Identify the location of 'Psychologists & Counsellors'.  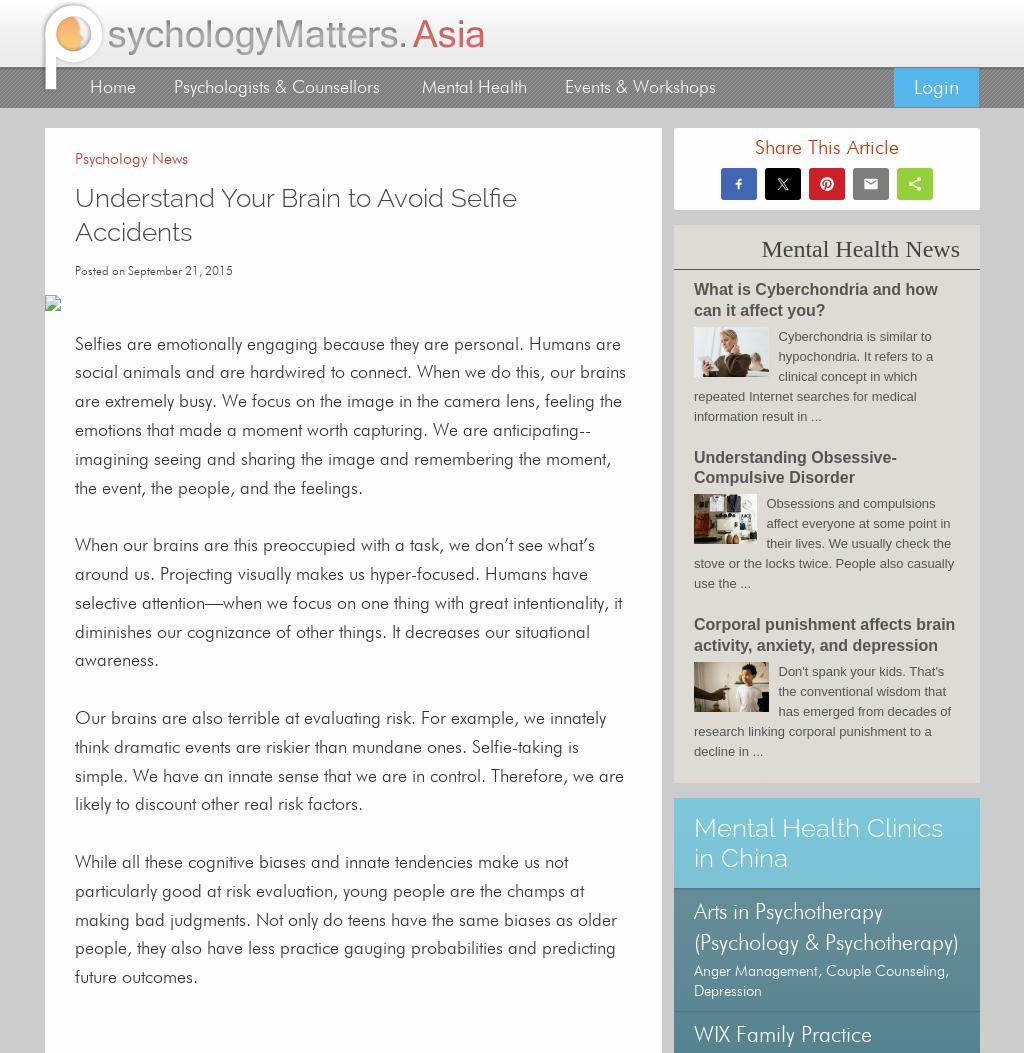
(276, 87).